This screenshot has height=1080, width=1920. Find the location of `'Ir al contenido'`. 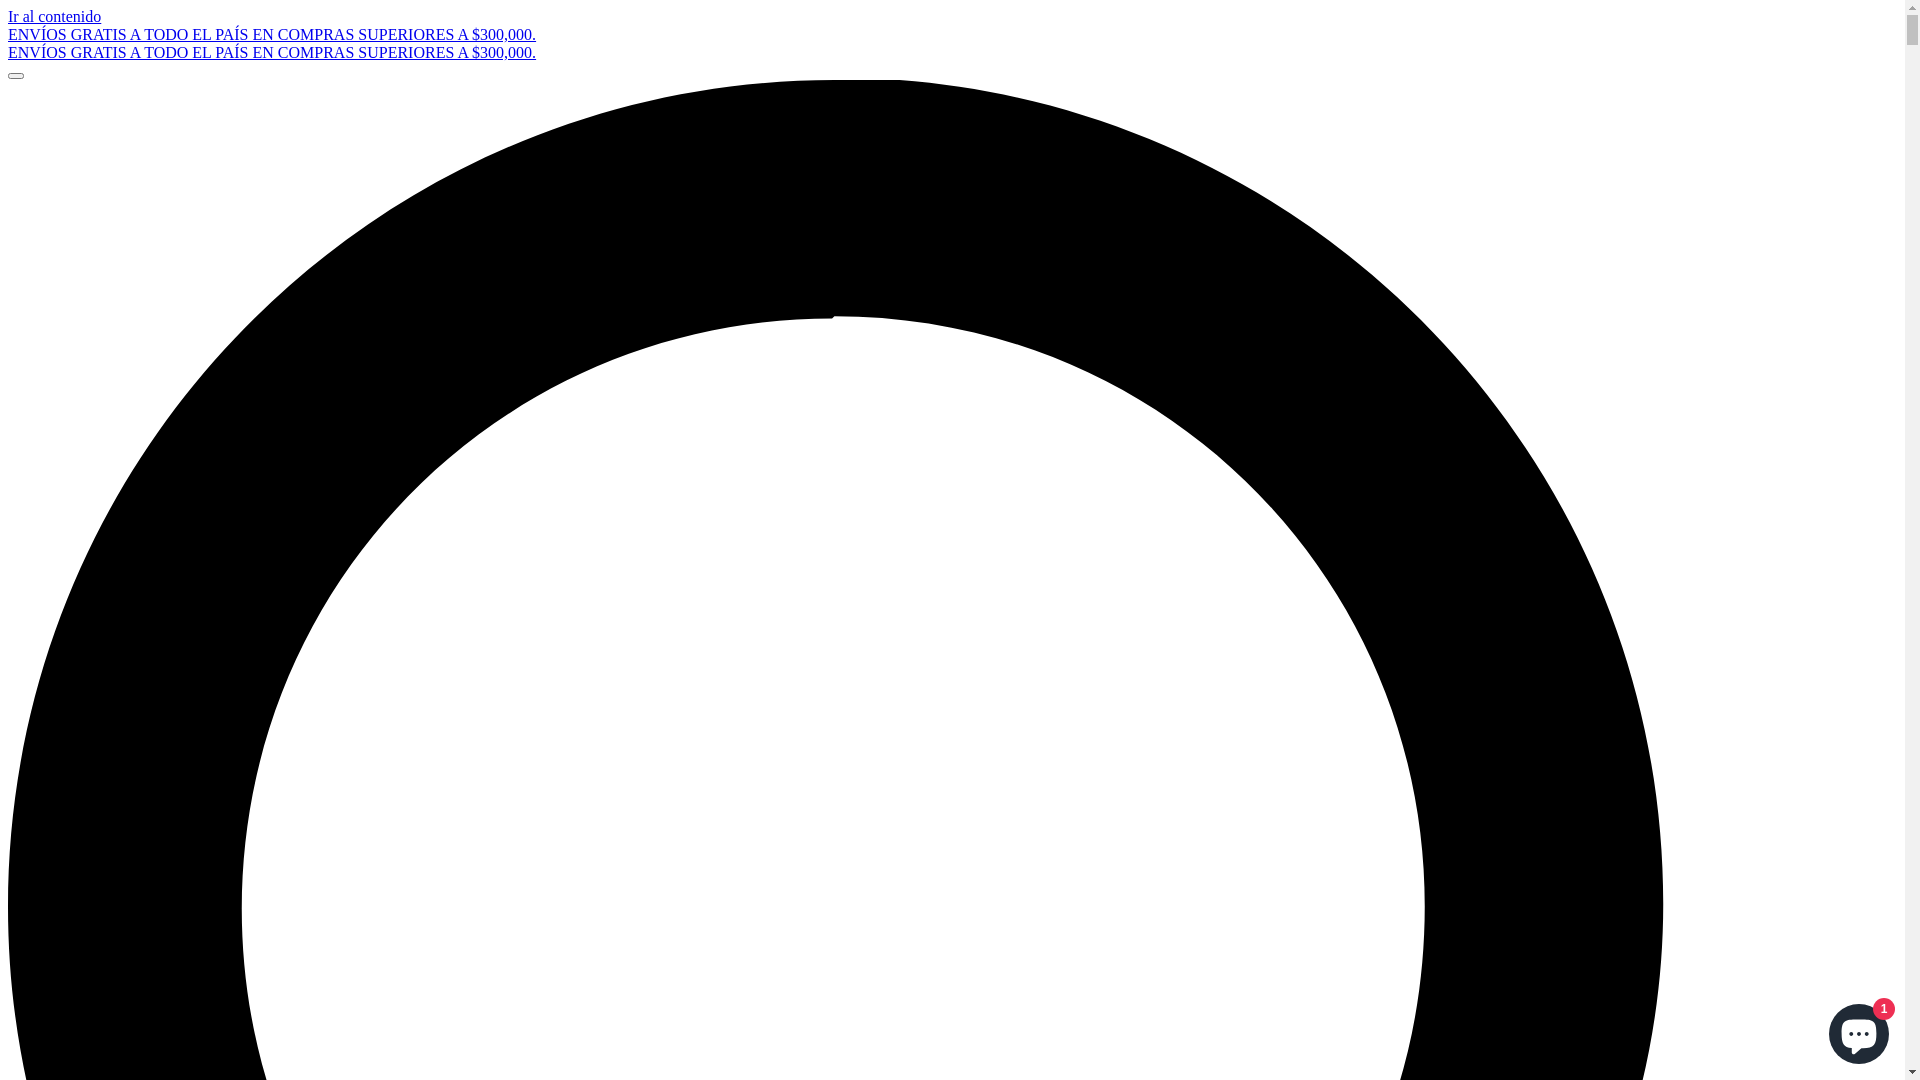

'Ir al contenido' is located at coordinates (8, 16).